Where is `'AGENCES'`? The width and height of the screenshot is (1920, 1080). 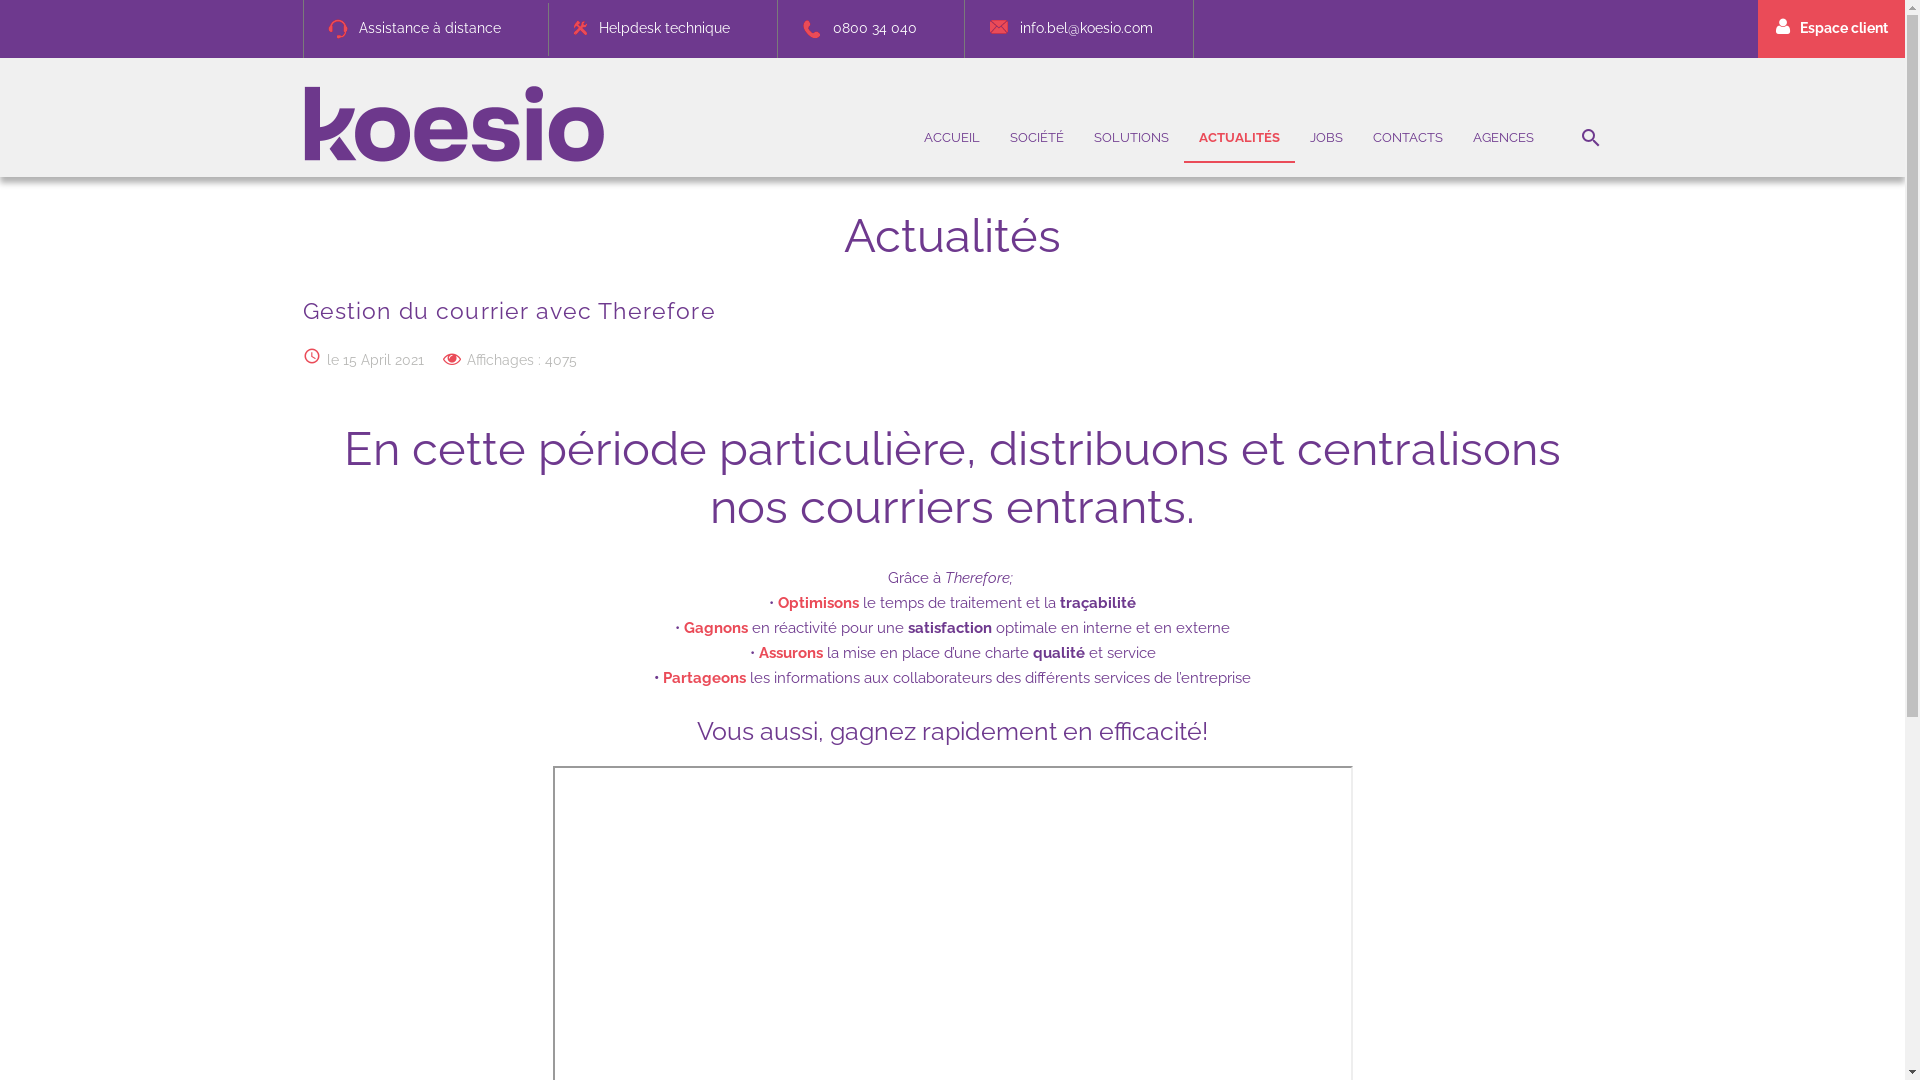
'AGENCES' is located at coordinates (1458, 137).